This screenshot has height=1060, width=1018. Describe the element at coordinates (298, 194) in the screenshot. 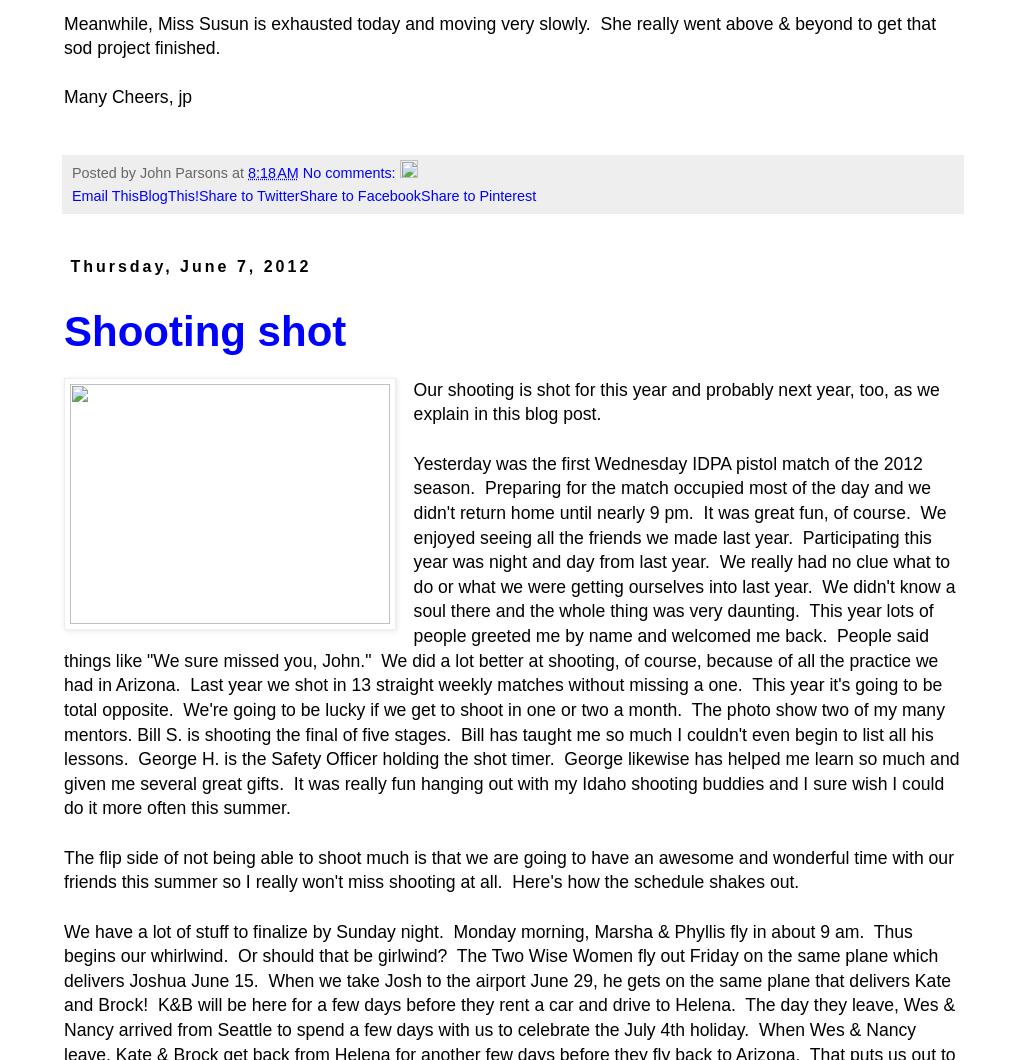

I see `'Share to Facebook'` at that location.